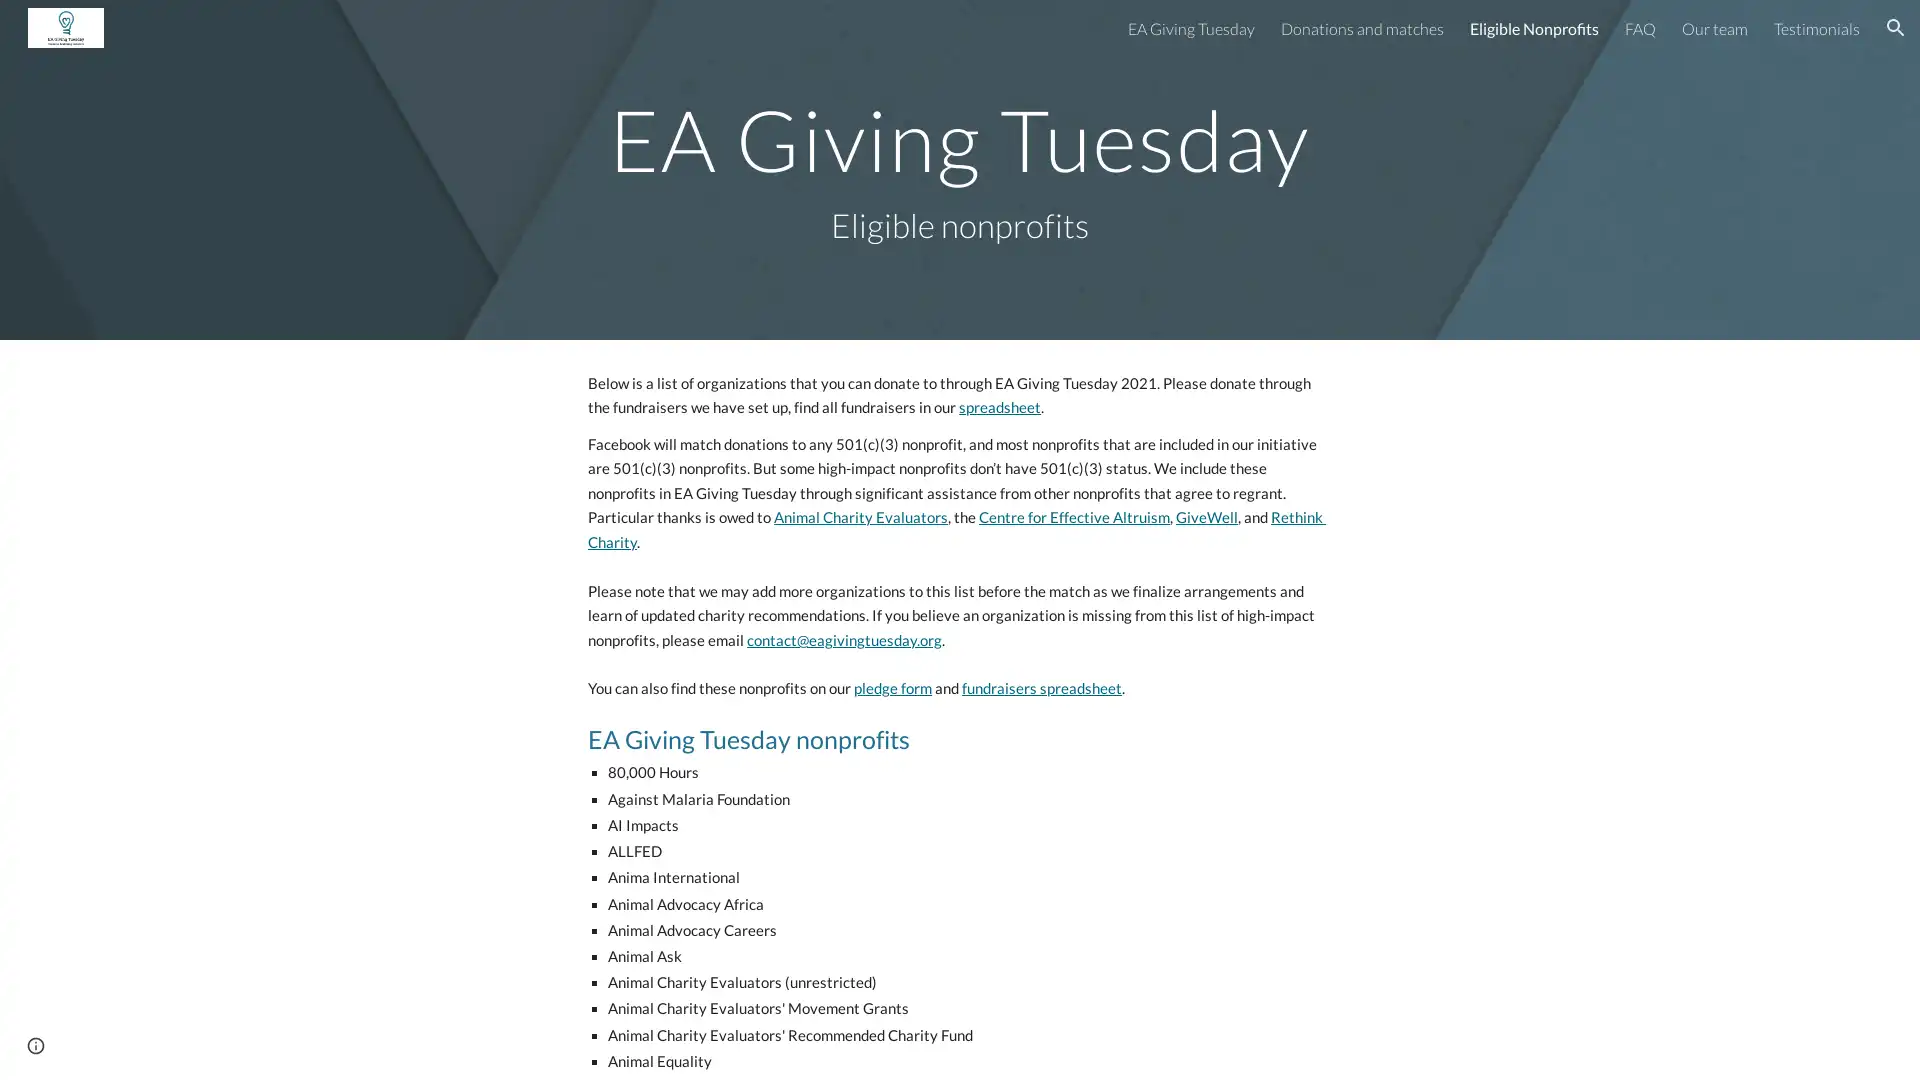 Image resolution: width=1920 pixels, height=1080 pixels. Describe the element at coordinates (787, 37) in the screenshot. I see `Skip to main content` at that location.